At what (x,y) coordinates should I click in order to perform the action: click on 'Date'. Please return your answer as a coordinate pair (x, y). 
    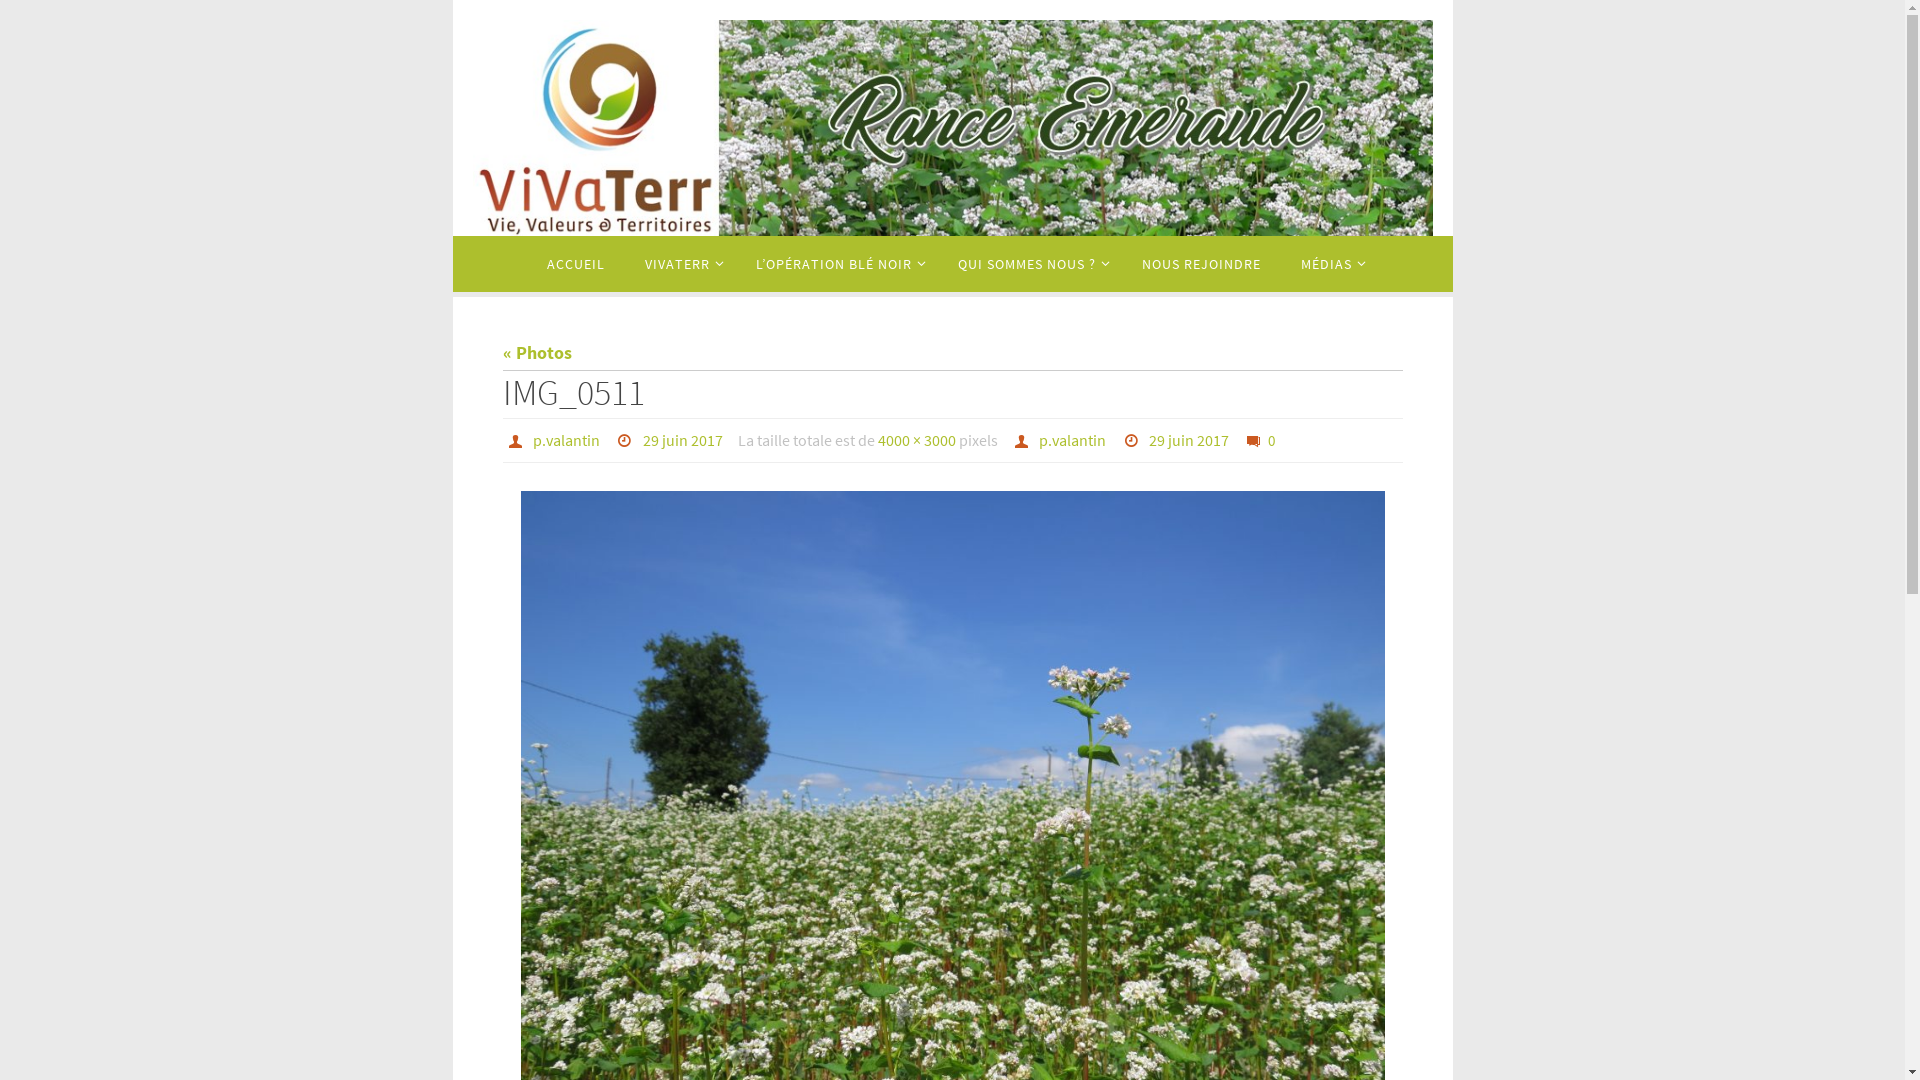
    Looking at the image, I should click on (1133, 438).